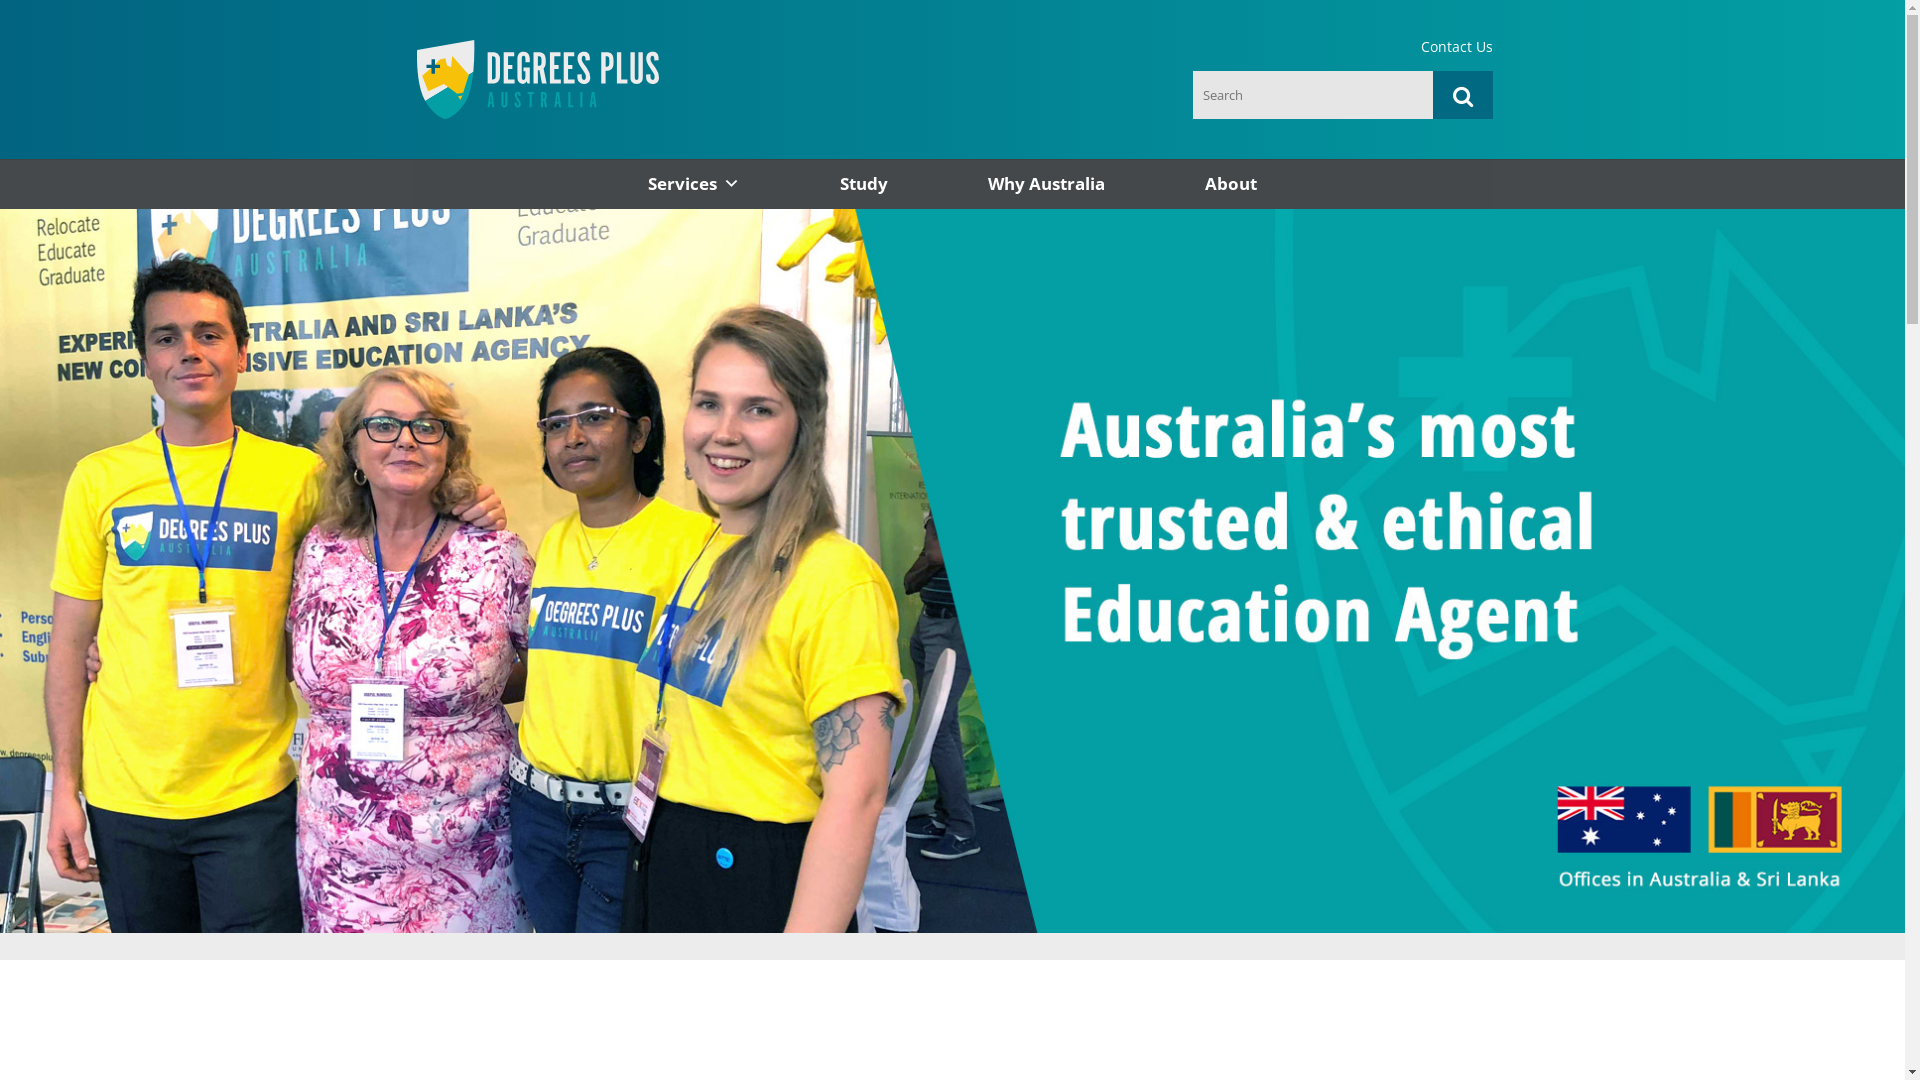 The width and height of the screenshot is (1920, 1080). I want to click on 'Contact Us', so click(1455, 54).